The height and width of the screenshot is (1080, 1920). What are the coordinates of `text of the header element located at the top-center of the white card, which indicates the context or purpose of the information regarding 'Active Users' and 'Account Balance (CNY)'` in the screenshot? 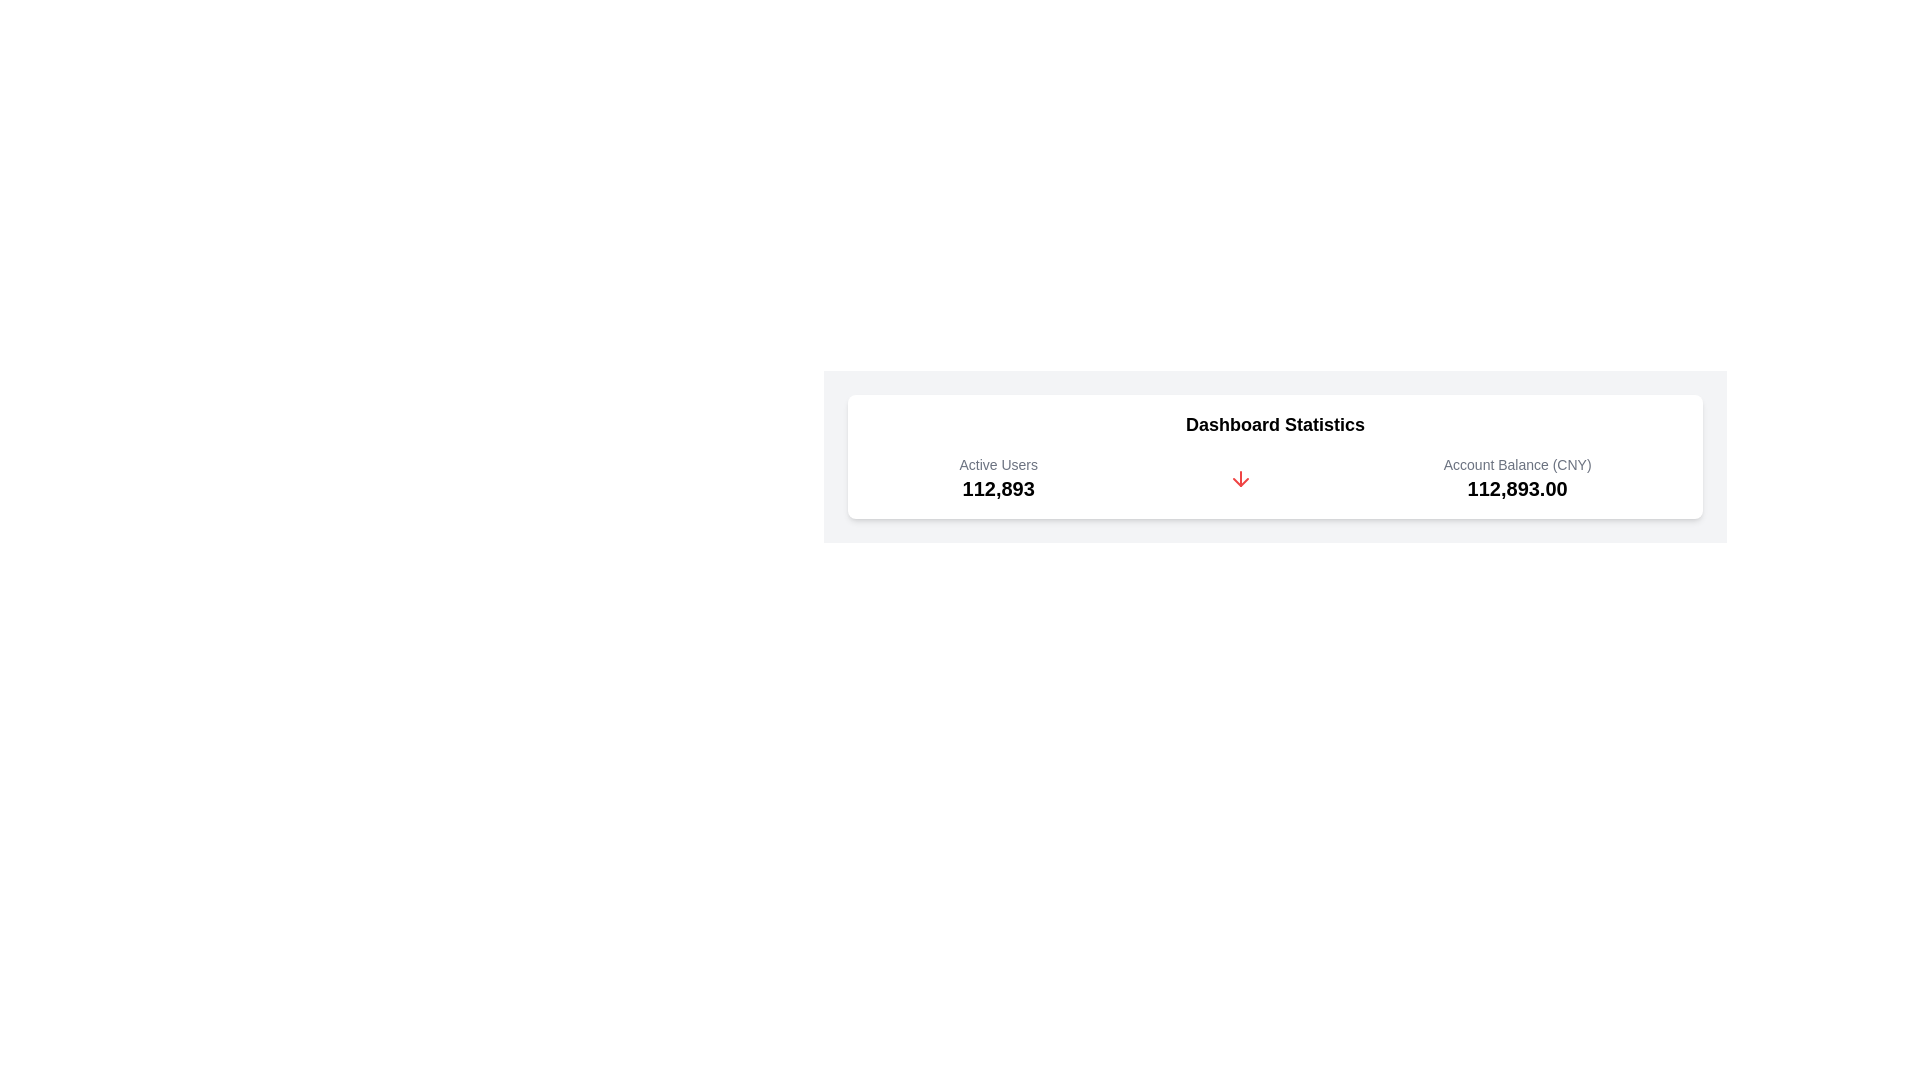 It's located at (1274, 423).